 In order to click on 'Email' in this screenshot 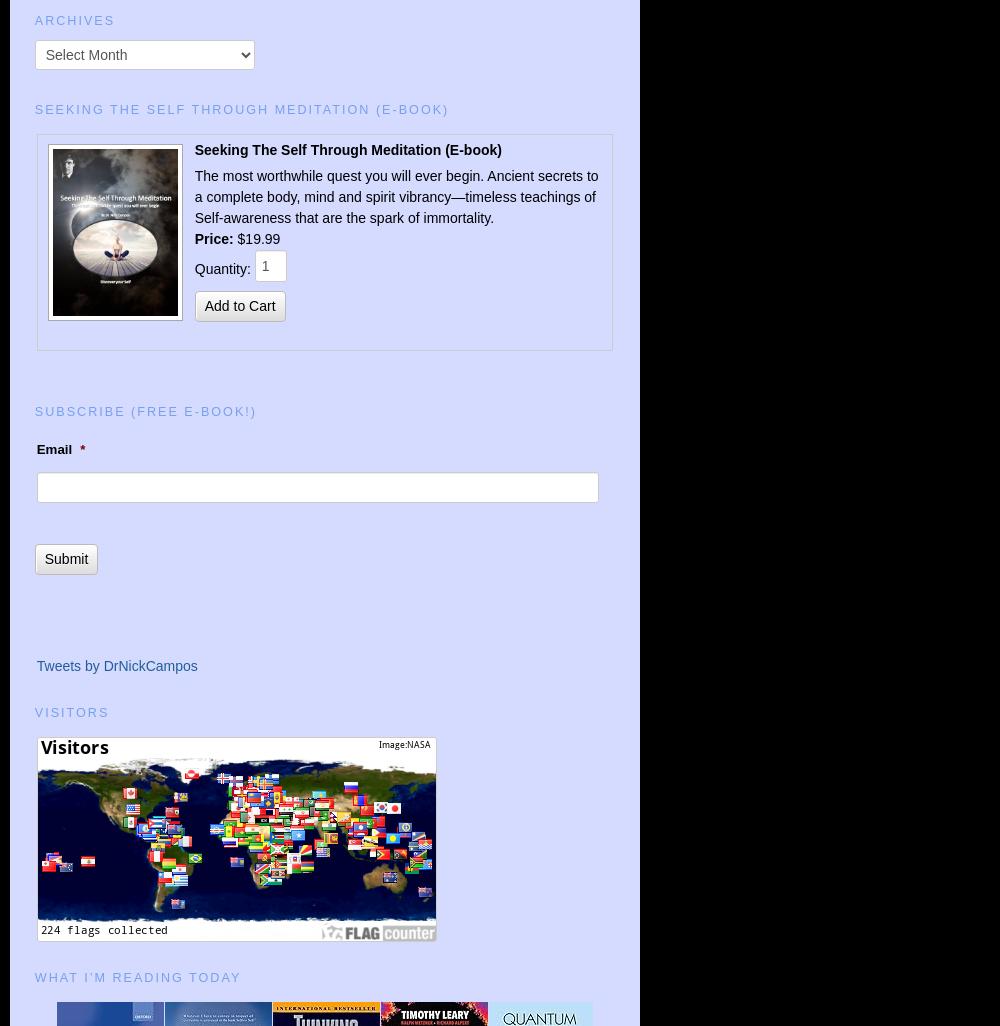, I will do `click(54, 449)`.